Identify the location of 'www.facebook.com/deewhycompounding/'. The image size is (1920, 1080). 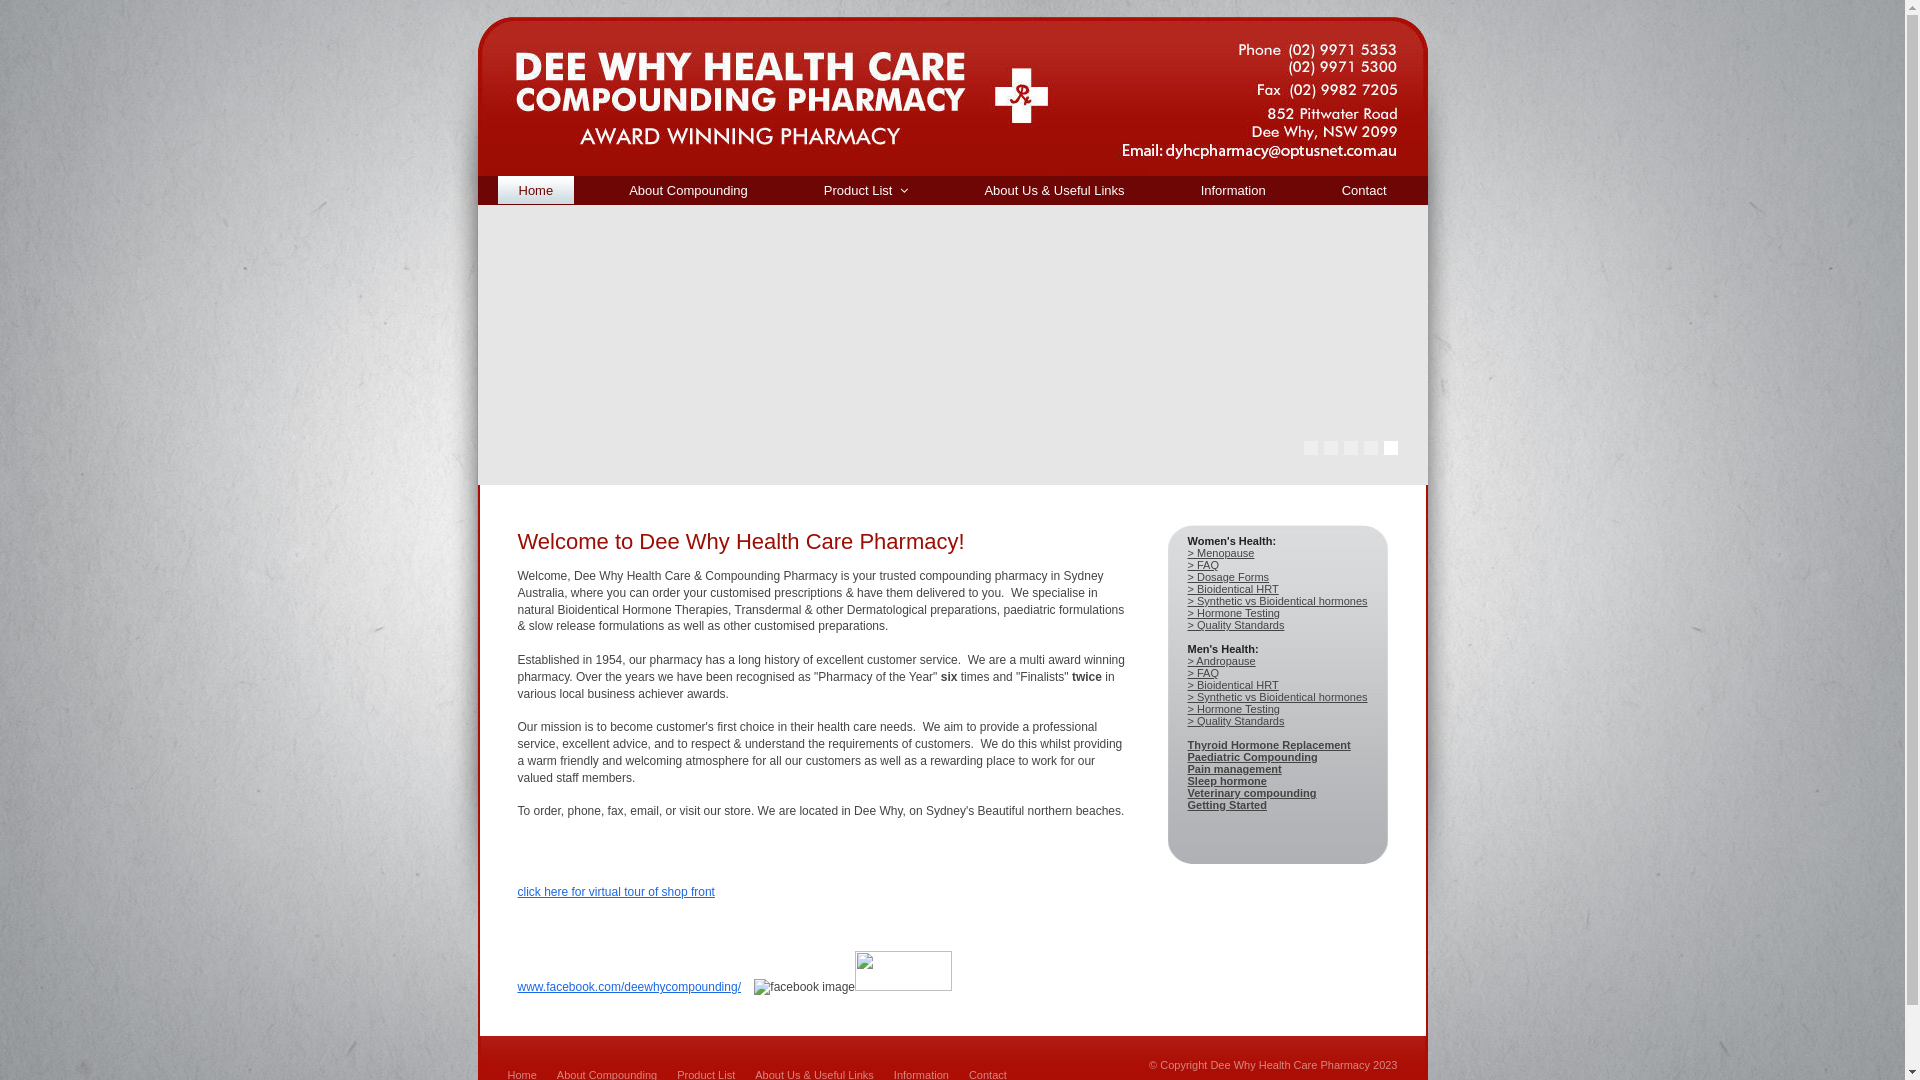
(628, 986).